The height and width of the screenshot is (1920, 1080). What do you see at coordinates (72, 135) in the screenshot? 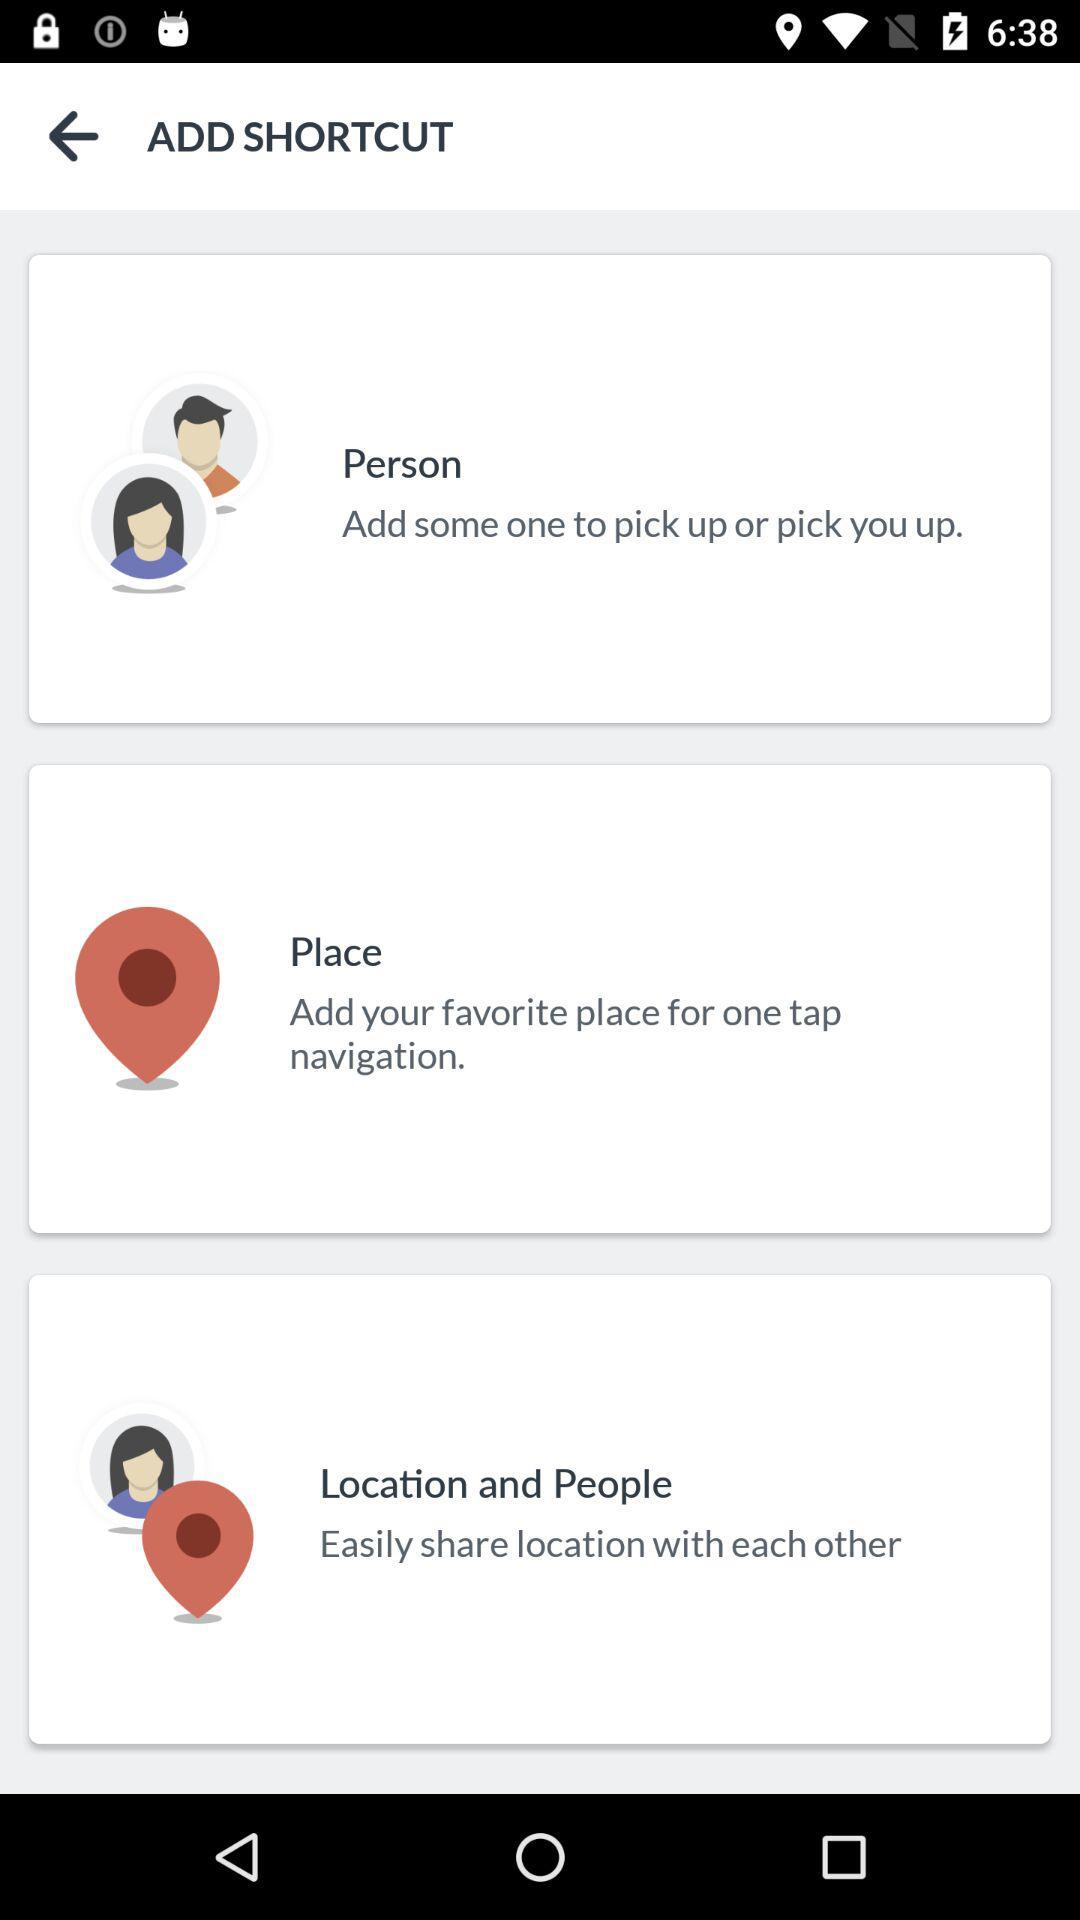
I see `option to return` at bounding box center [72, 135].